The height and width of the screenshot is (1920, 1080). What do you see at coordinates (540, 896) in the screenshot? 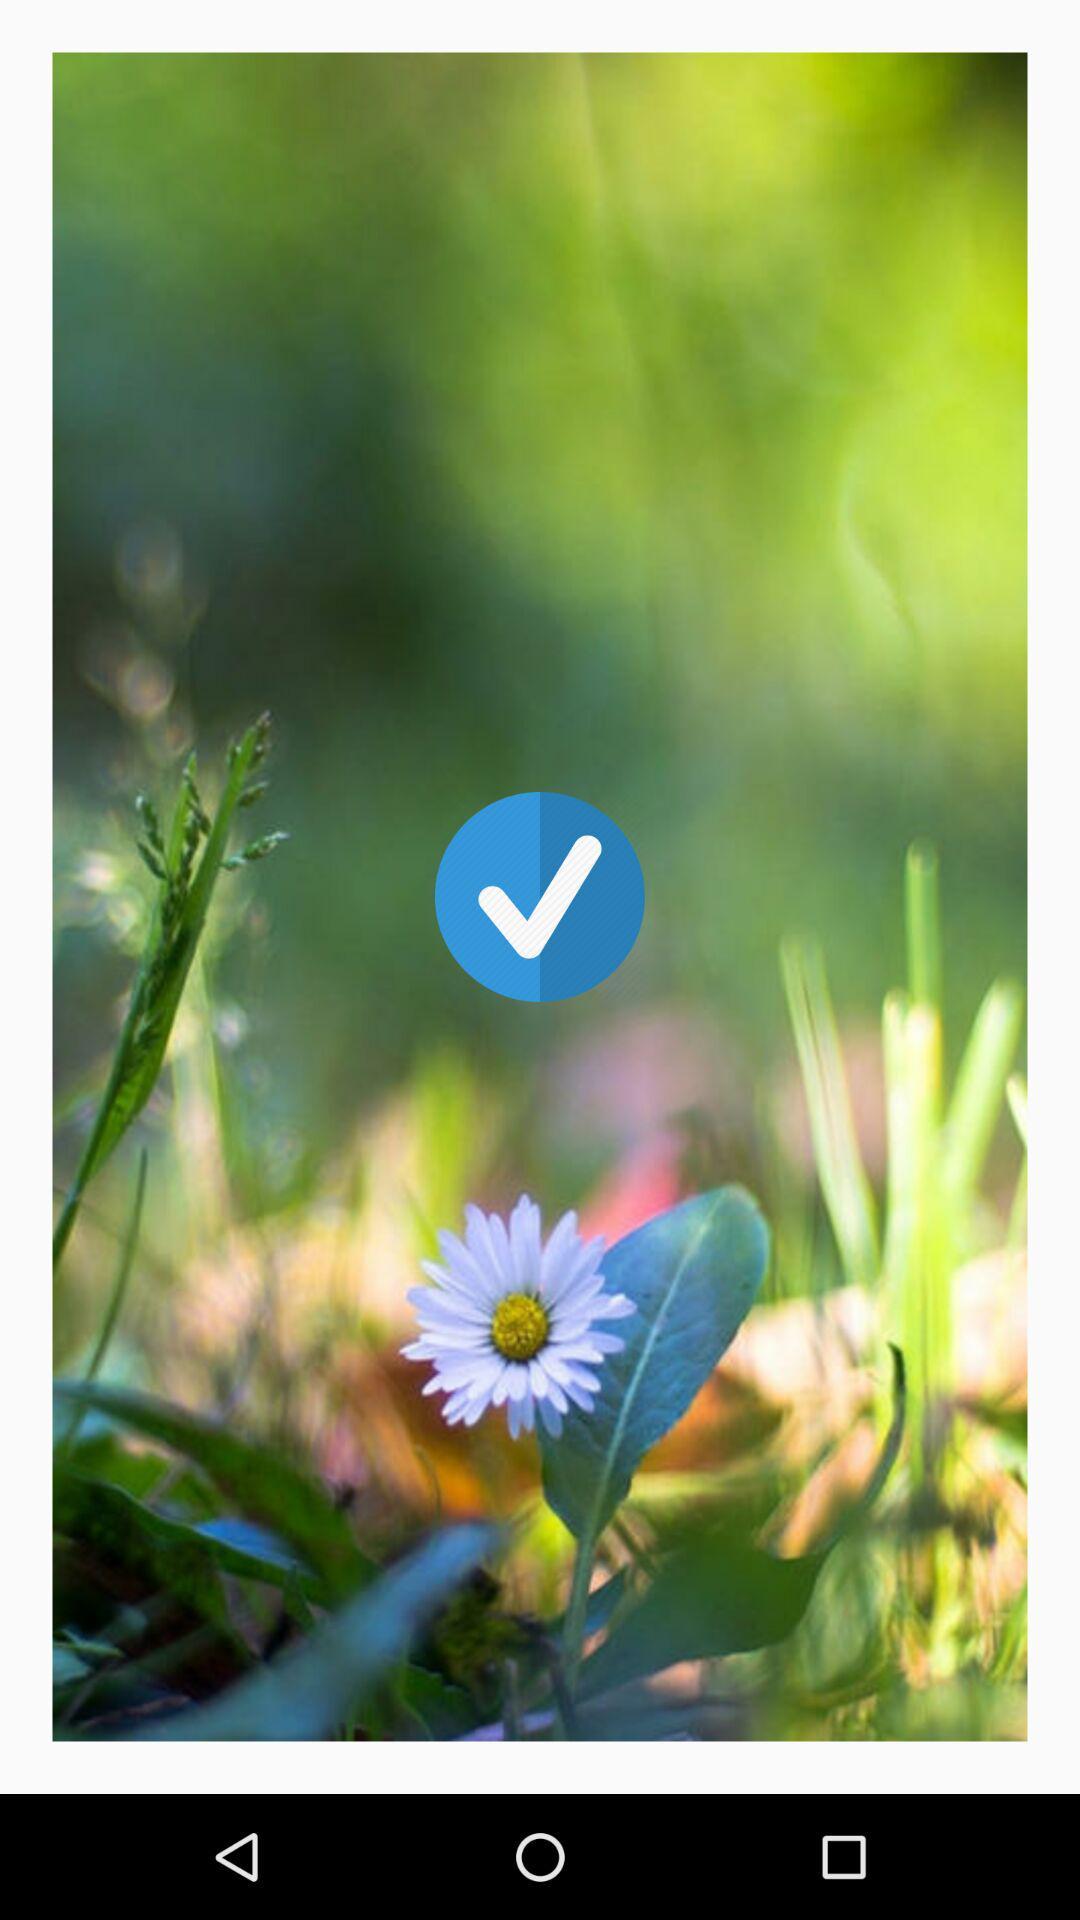
I see `deselect picture` at bounding box center [540, 896].